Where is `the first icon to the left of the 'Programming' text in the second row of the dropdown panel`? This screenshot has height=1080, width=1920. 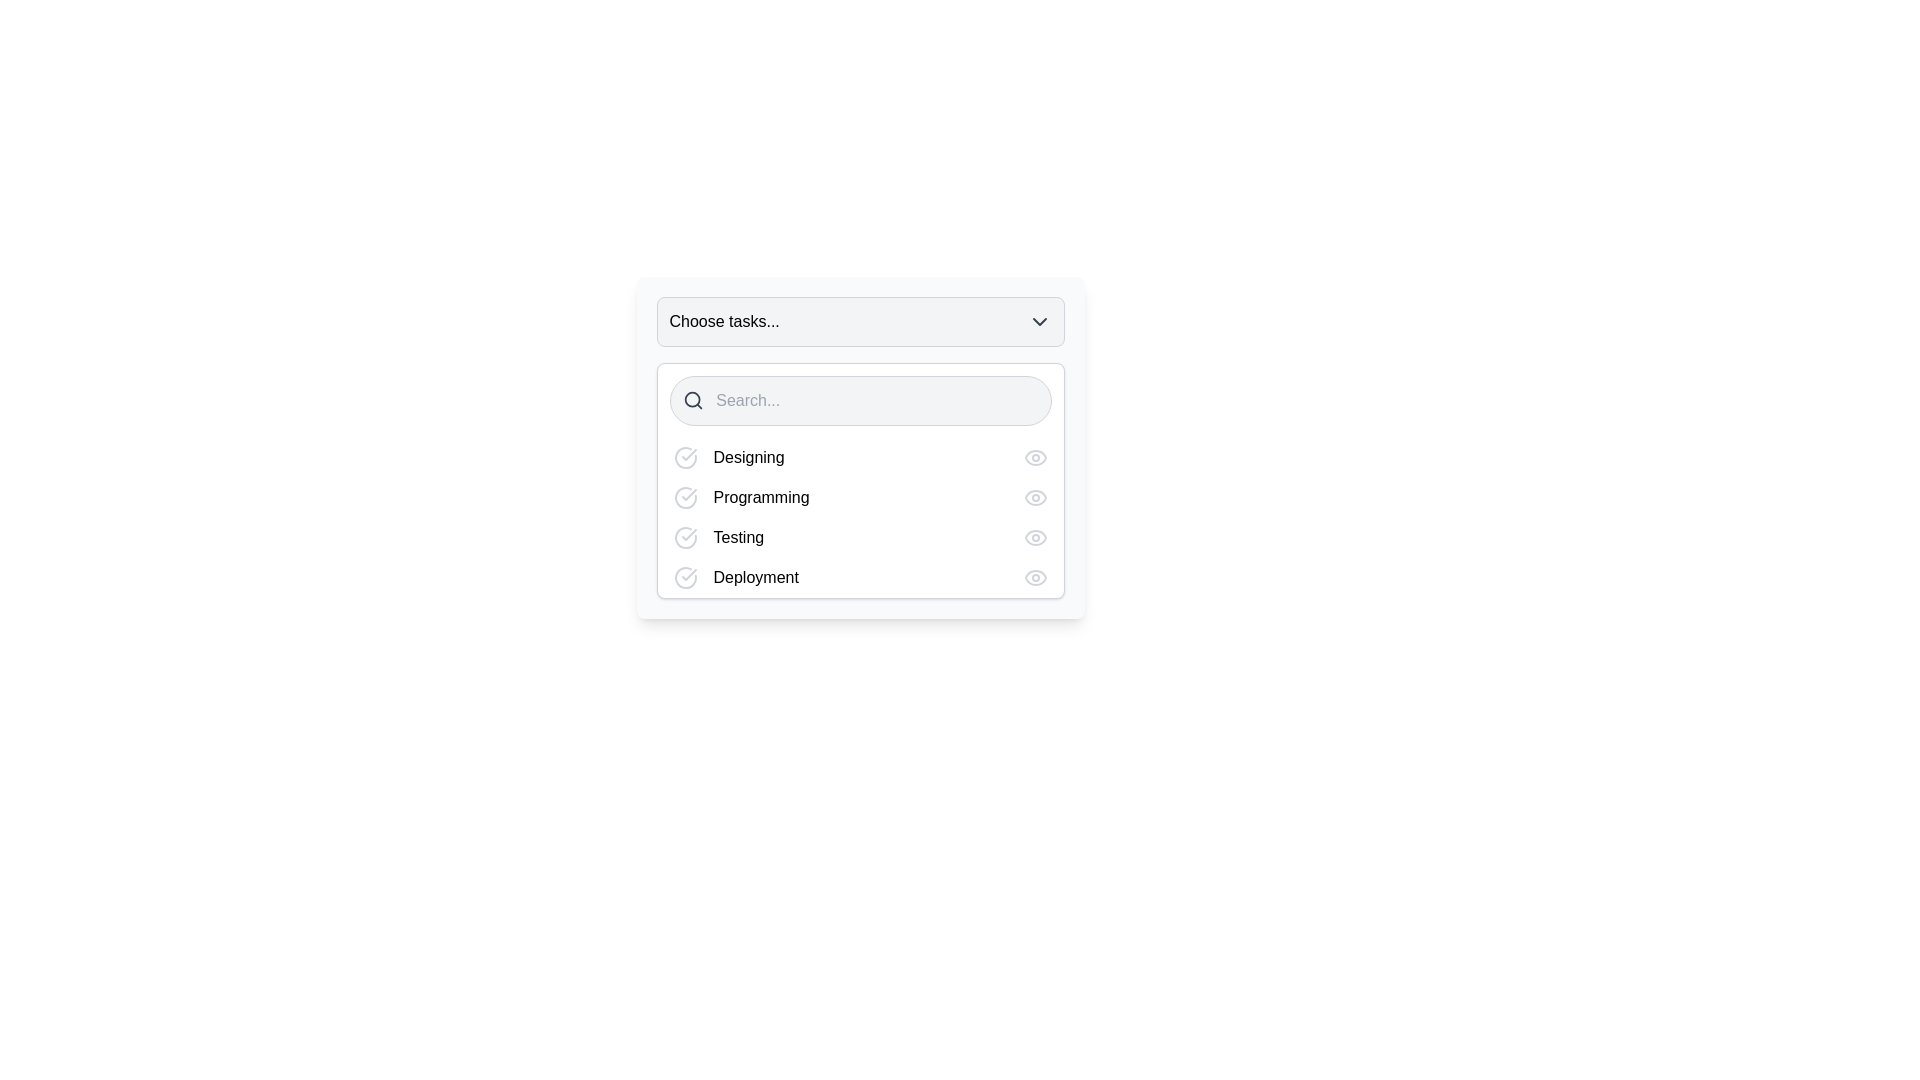
the first icon to the left of the 'Programming' text in the second row of the dropdown panel is located at coordinates (685, 496).